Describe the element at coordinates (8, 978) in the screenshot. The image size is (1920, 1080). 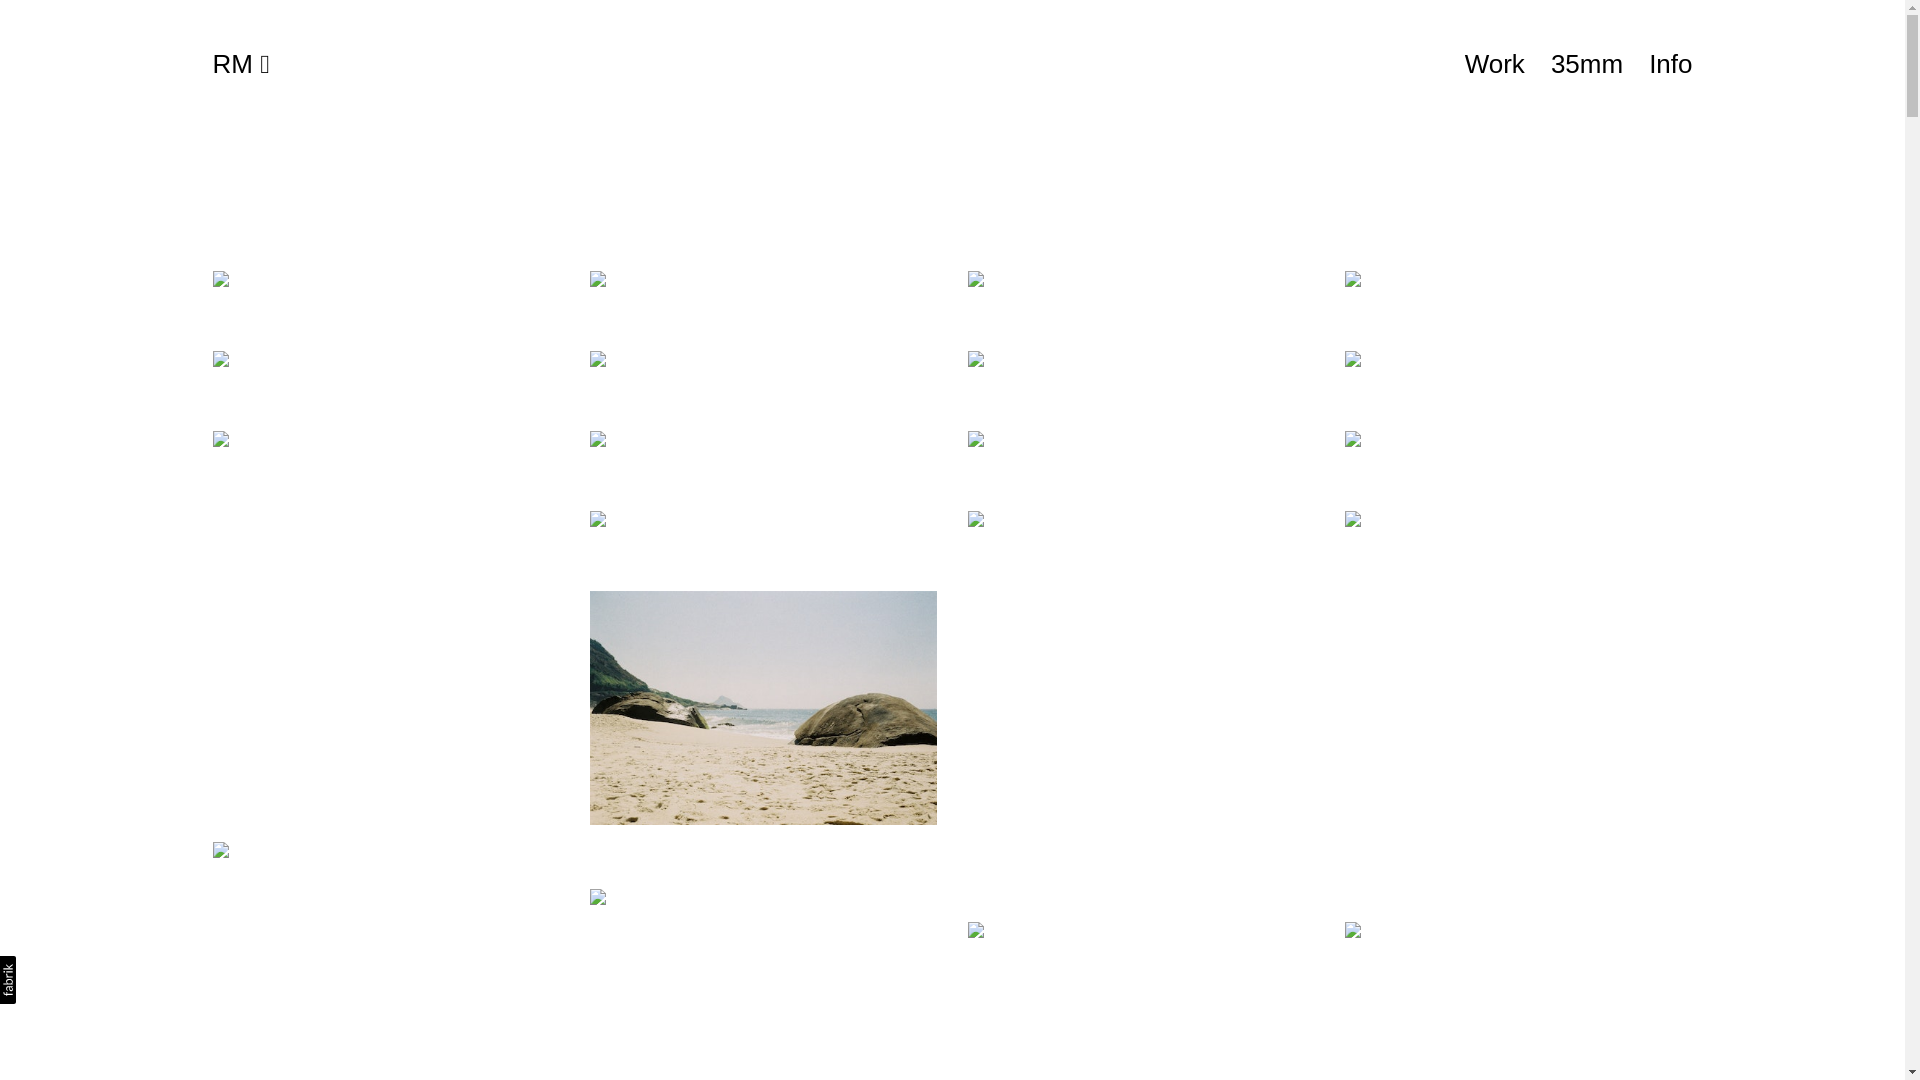
I see `'Created with Fabrik'` at that location.